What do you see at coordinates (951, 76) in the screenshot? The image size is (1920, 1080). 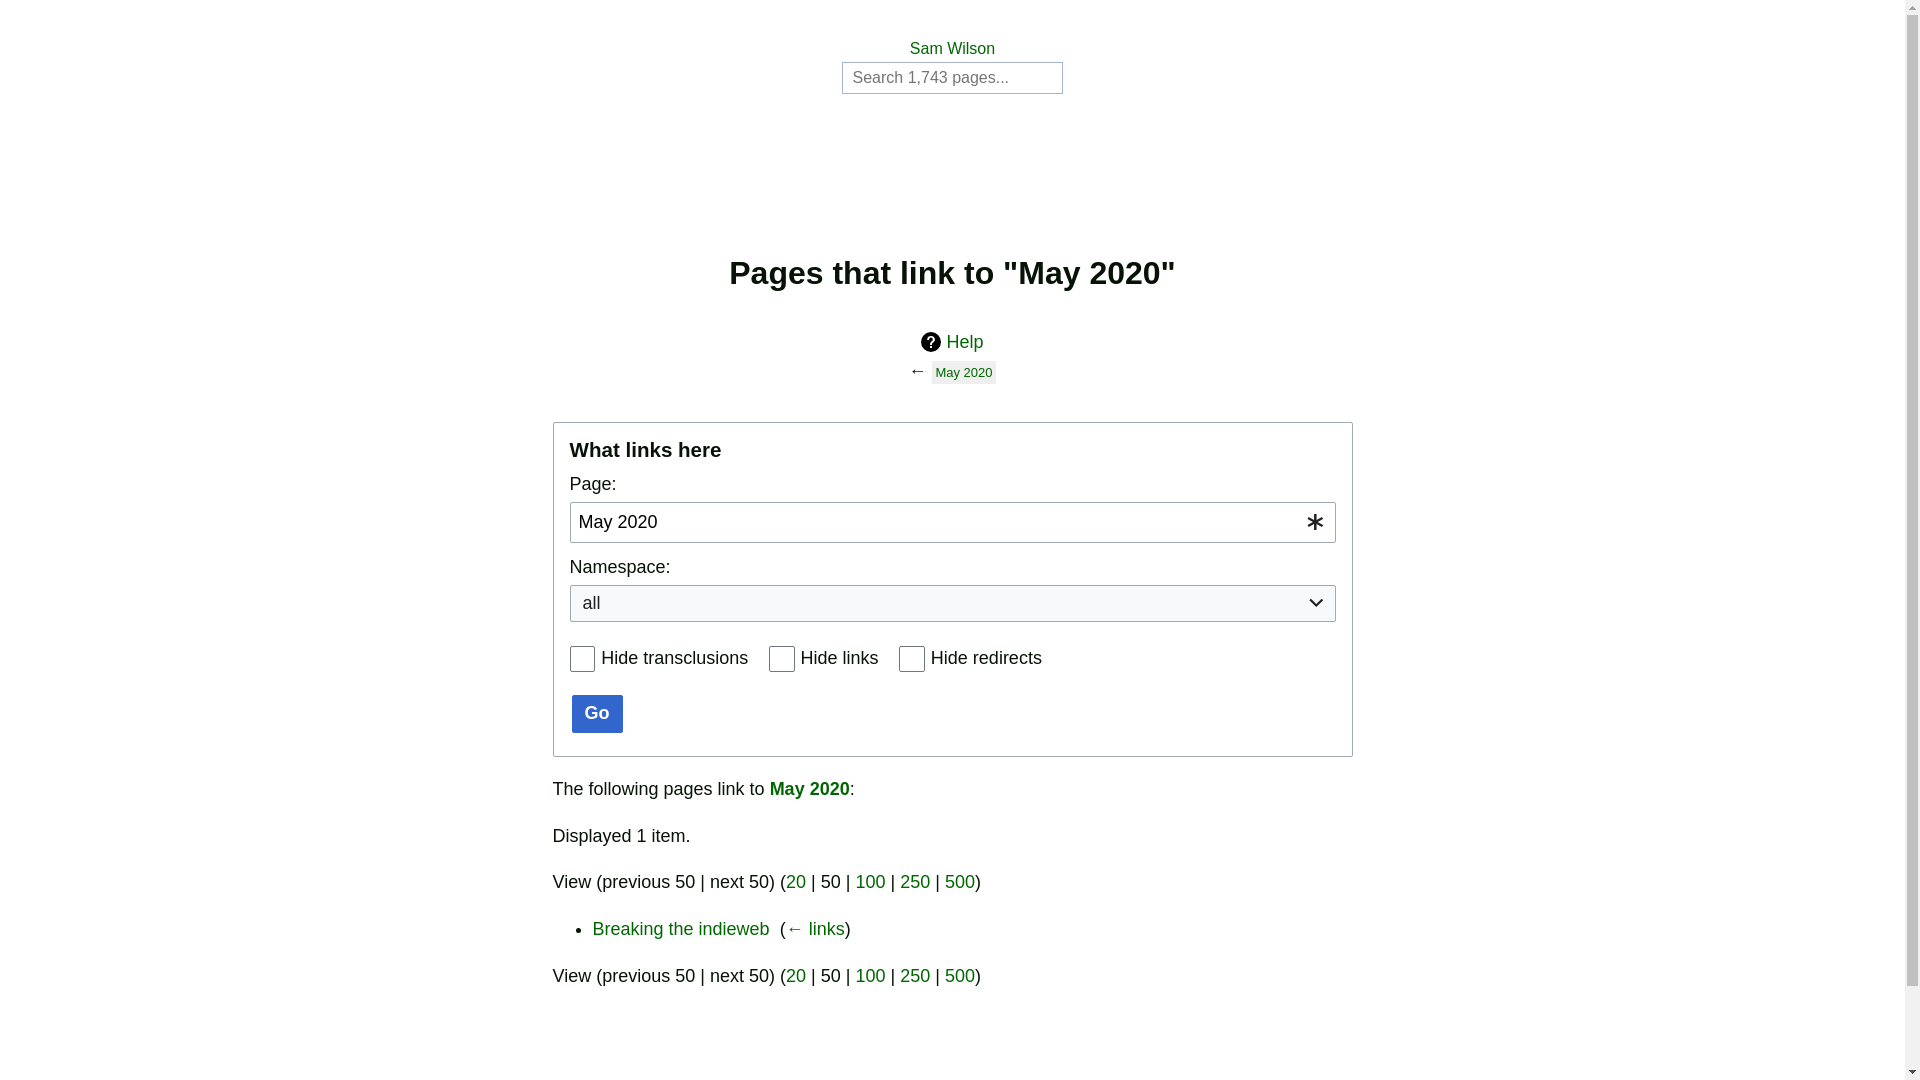 I see `'Search Sam Wilson [alt-shift-f]'` at bounding box center [951, 76].